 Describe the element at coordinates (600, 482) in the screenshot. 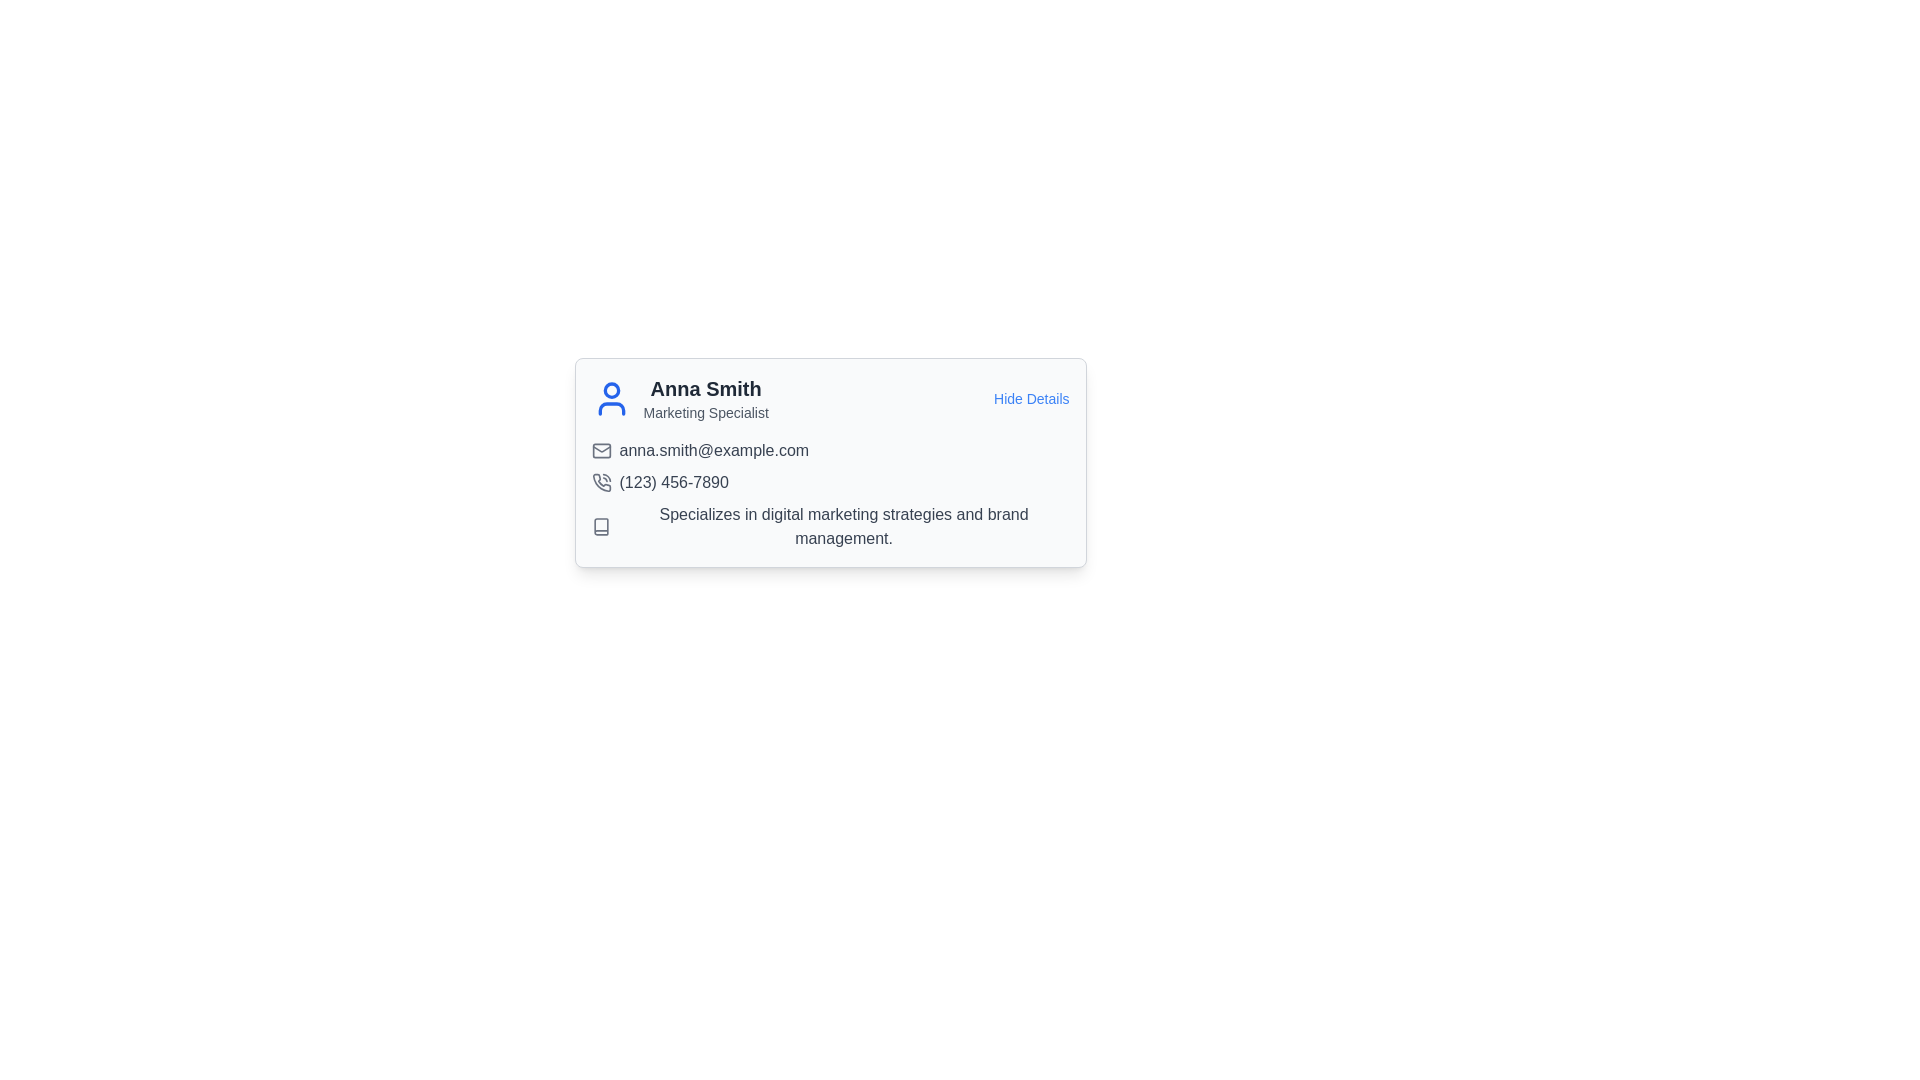

I see `the contact phone number icon, which is the first icon in a row within the contact card interface, located directly to the left of the phone number text element` at that location.